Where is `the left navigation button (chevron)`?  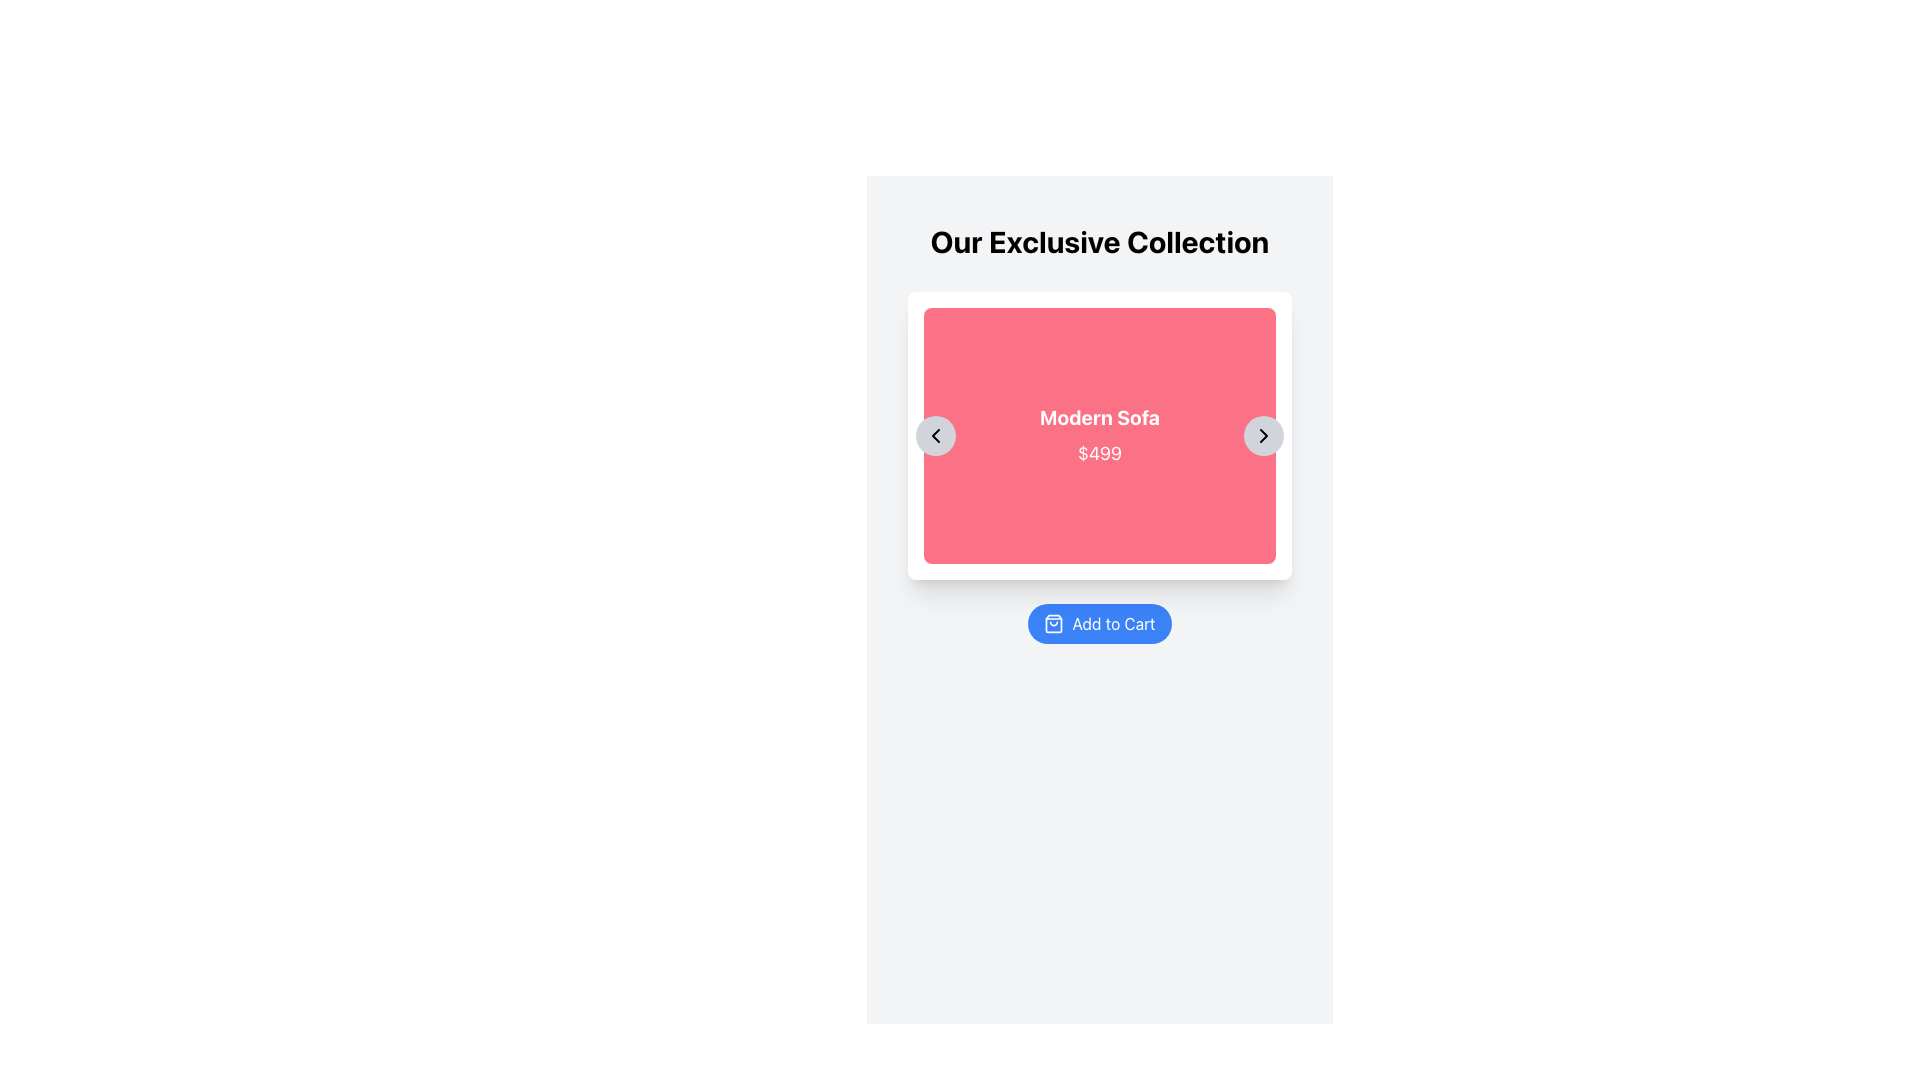
the left navigation button (chevron) is located at coordinates (935, 434).